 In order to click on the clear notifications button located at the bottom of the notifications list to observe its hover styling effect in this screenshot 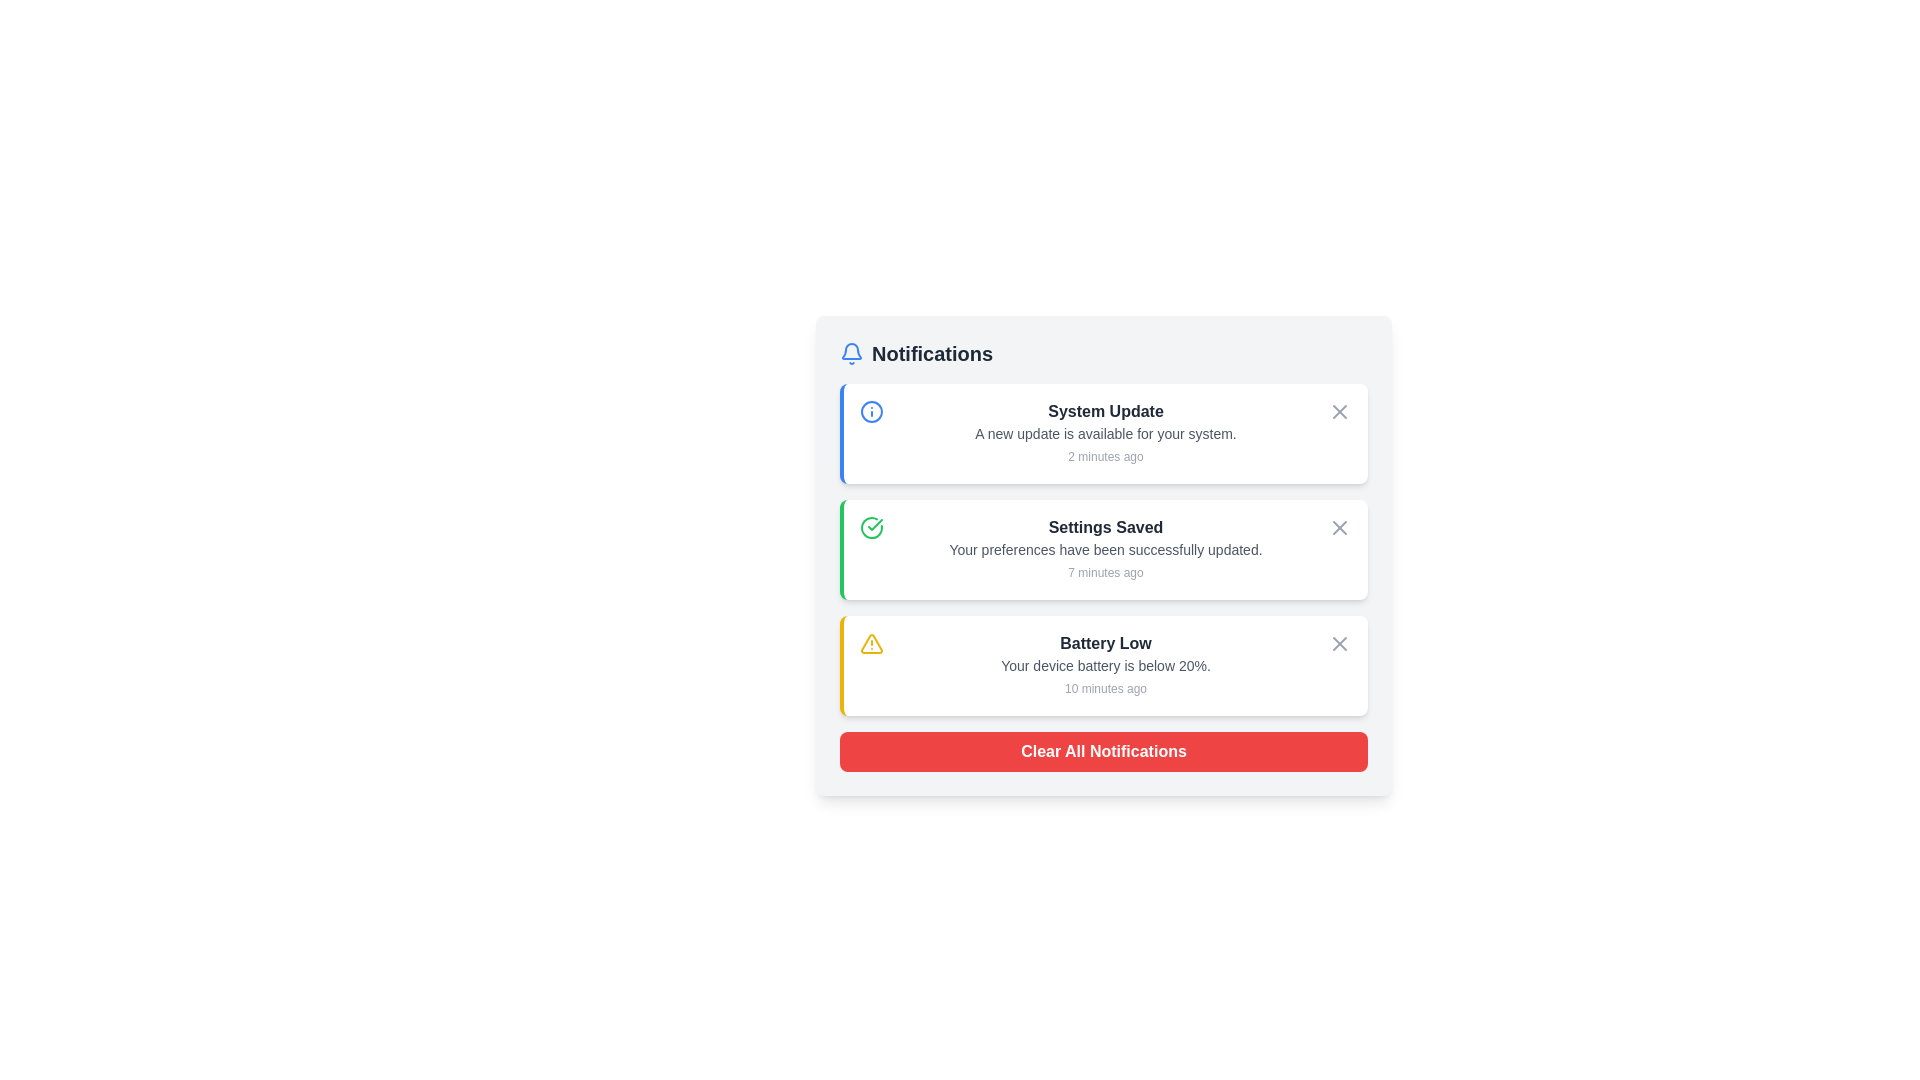, I will do `click(1103, 752)`.